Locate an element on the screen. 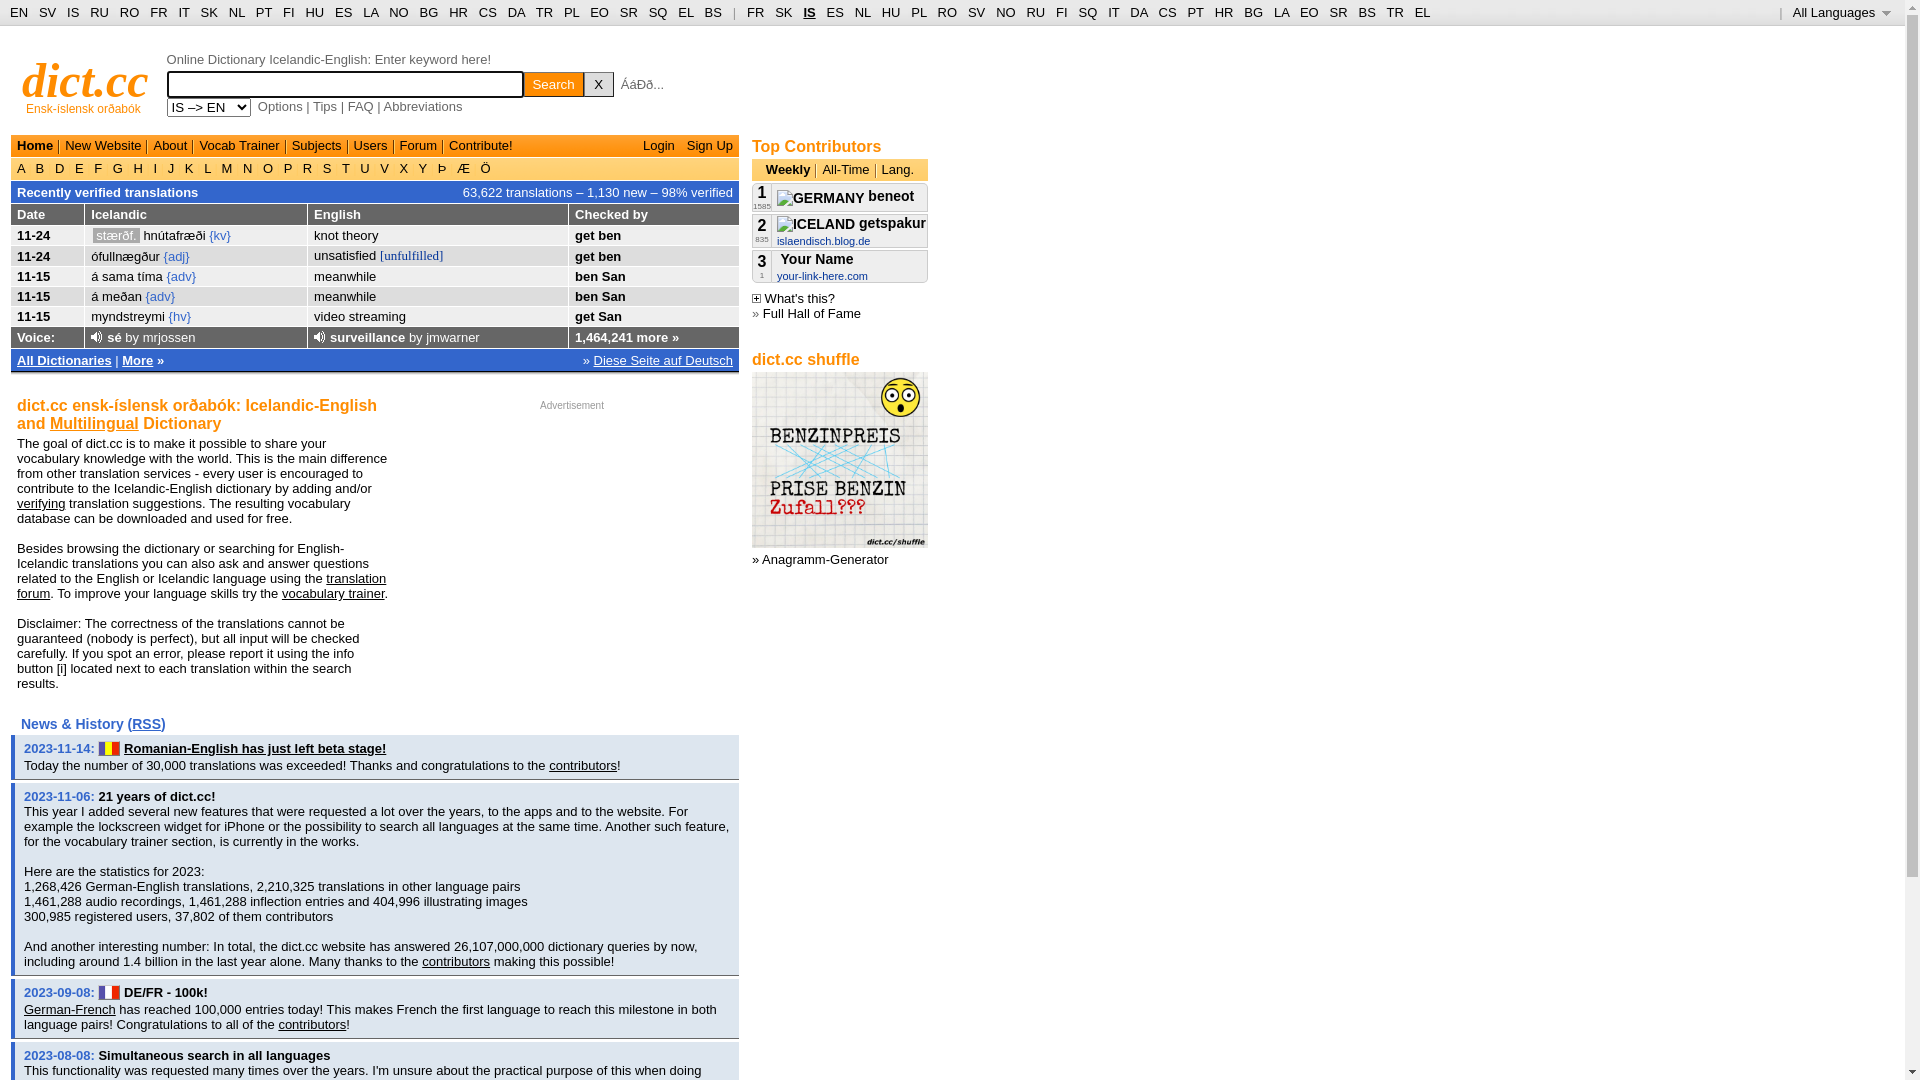 This screenshot has width=1920, height=1080. 'EN' is located at coordinates (19, 12).